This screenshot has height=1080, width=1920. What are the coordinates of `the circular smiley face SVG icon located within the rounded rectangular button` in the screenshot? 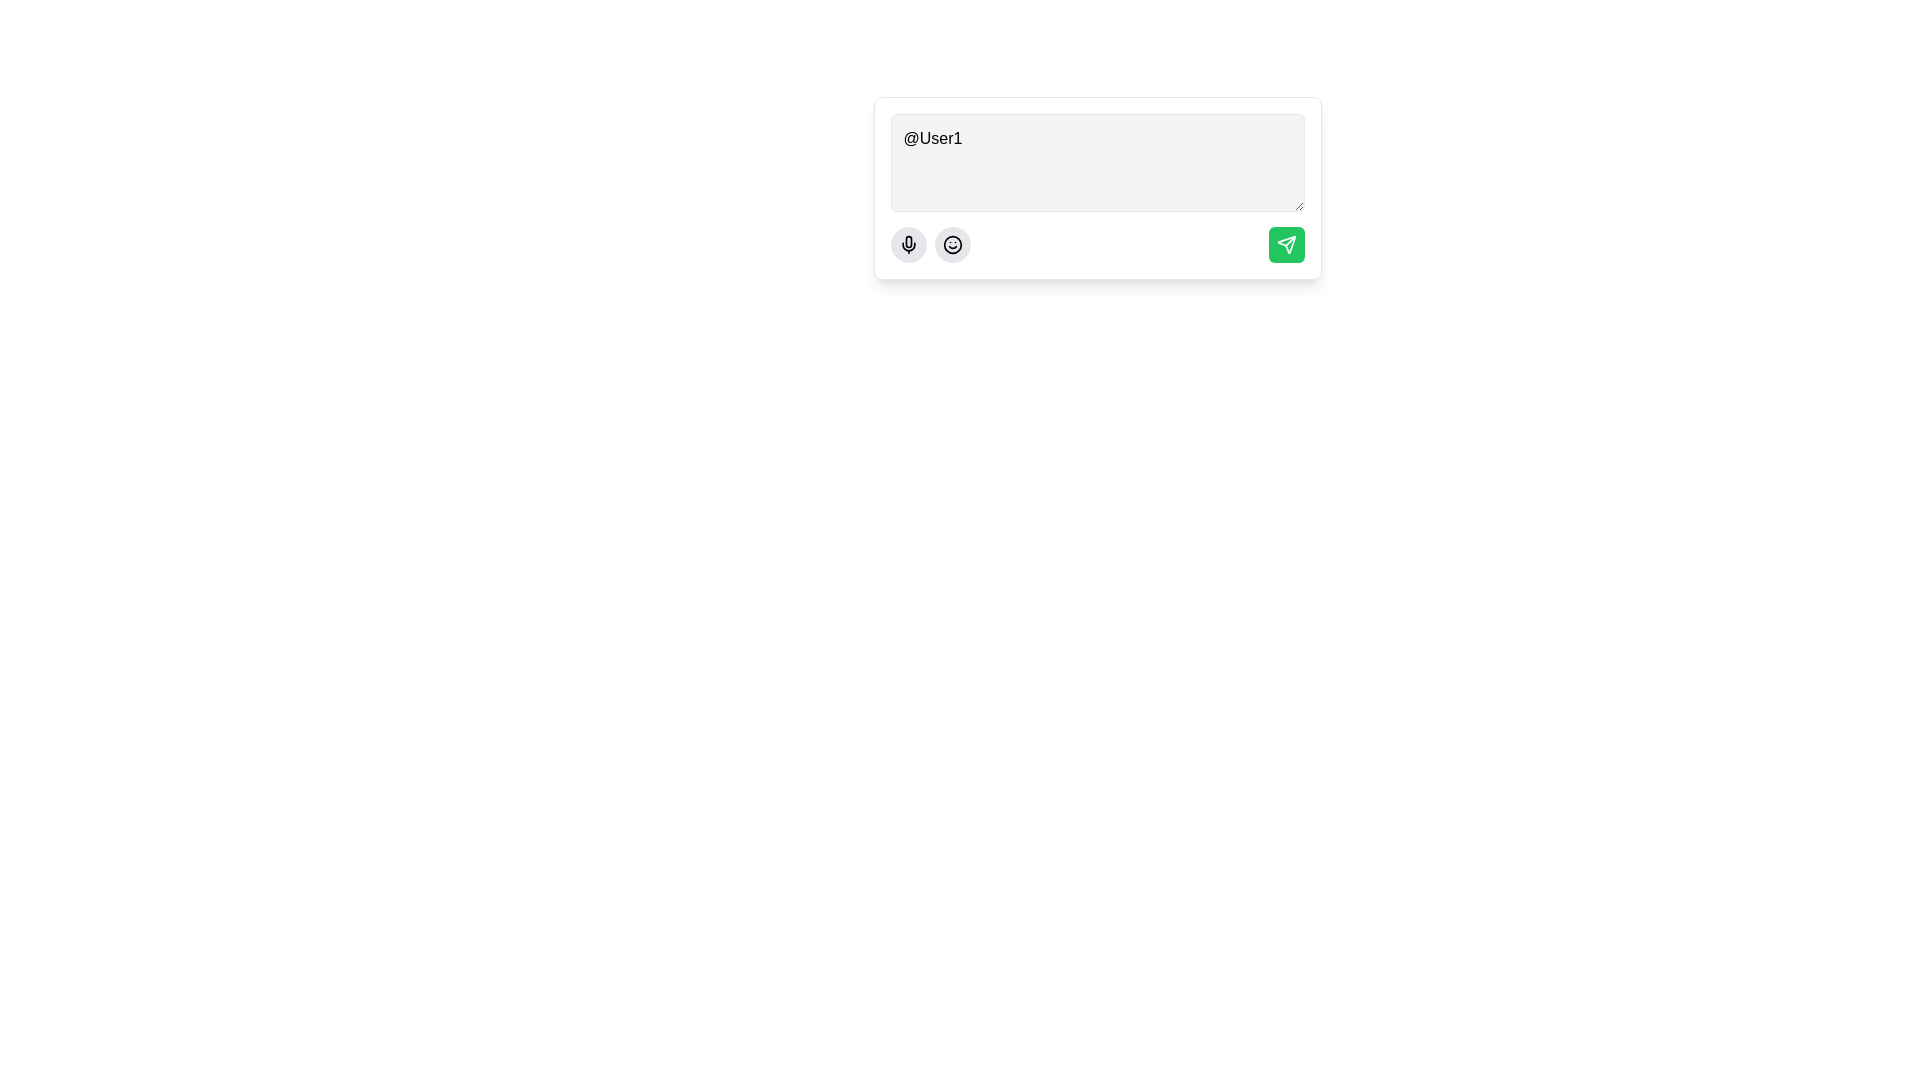 It's located at (951, 244).